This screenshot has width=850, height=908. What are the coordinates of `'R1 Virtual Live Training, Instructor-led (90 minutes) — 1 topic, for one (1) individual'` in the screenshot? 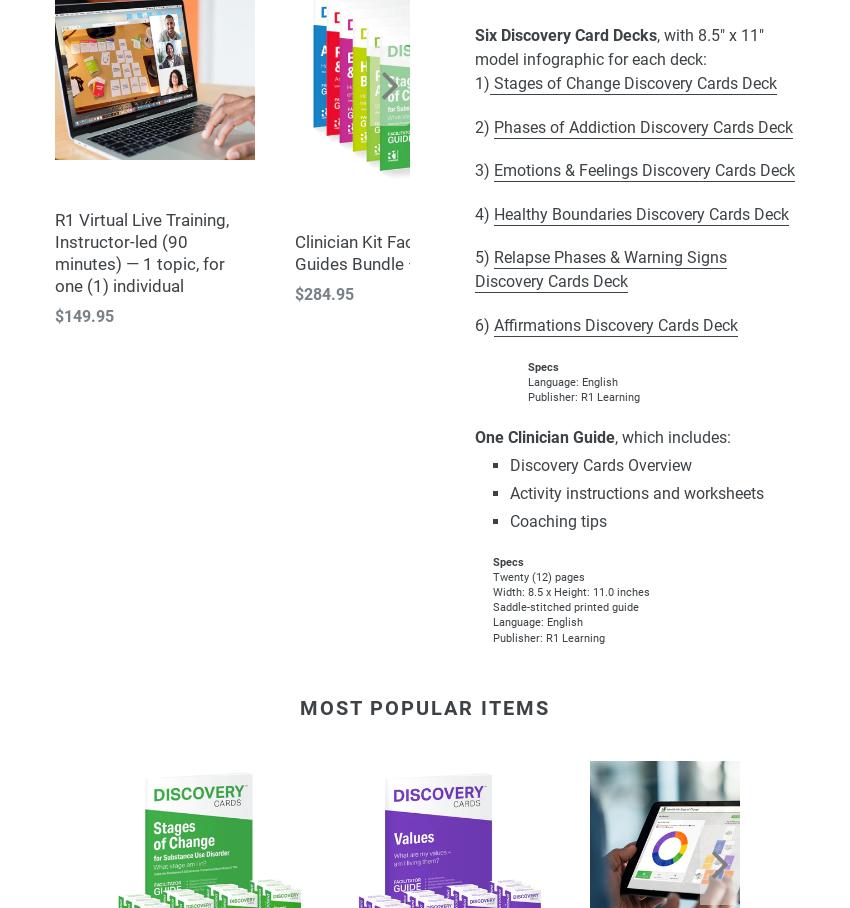 It's located at (142, 251).